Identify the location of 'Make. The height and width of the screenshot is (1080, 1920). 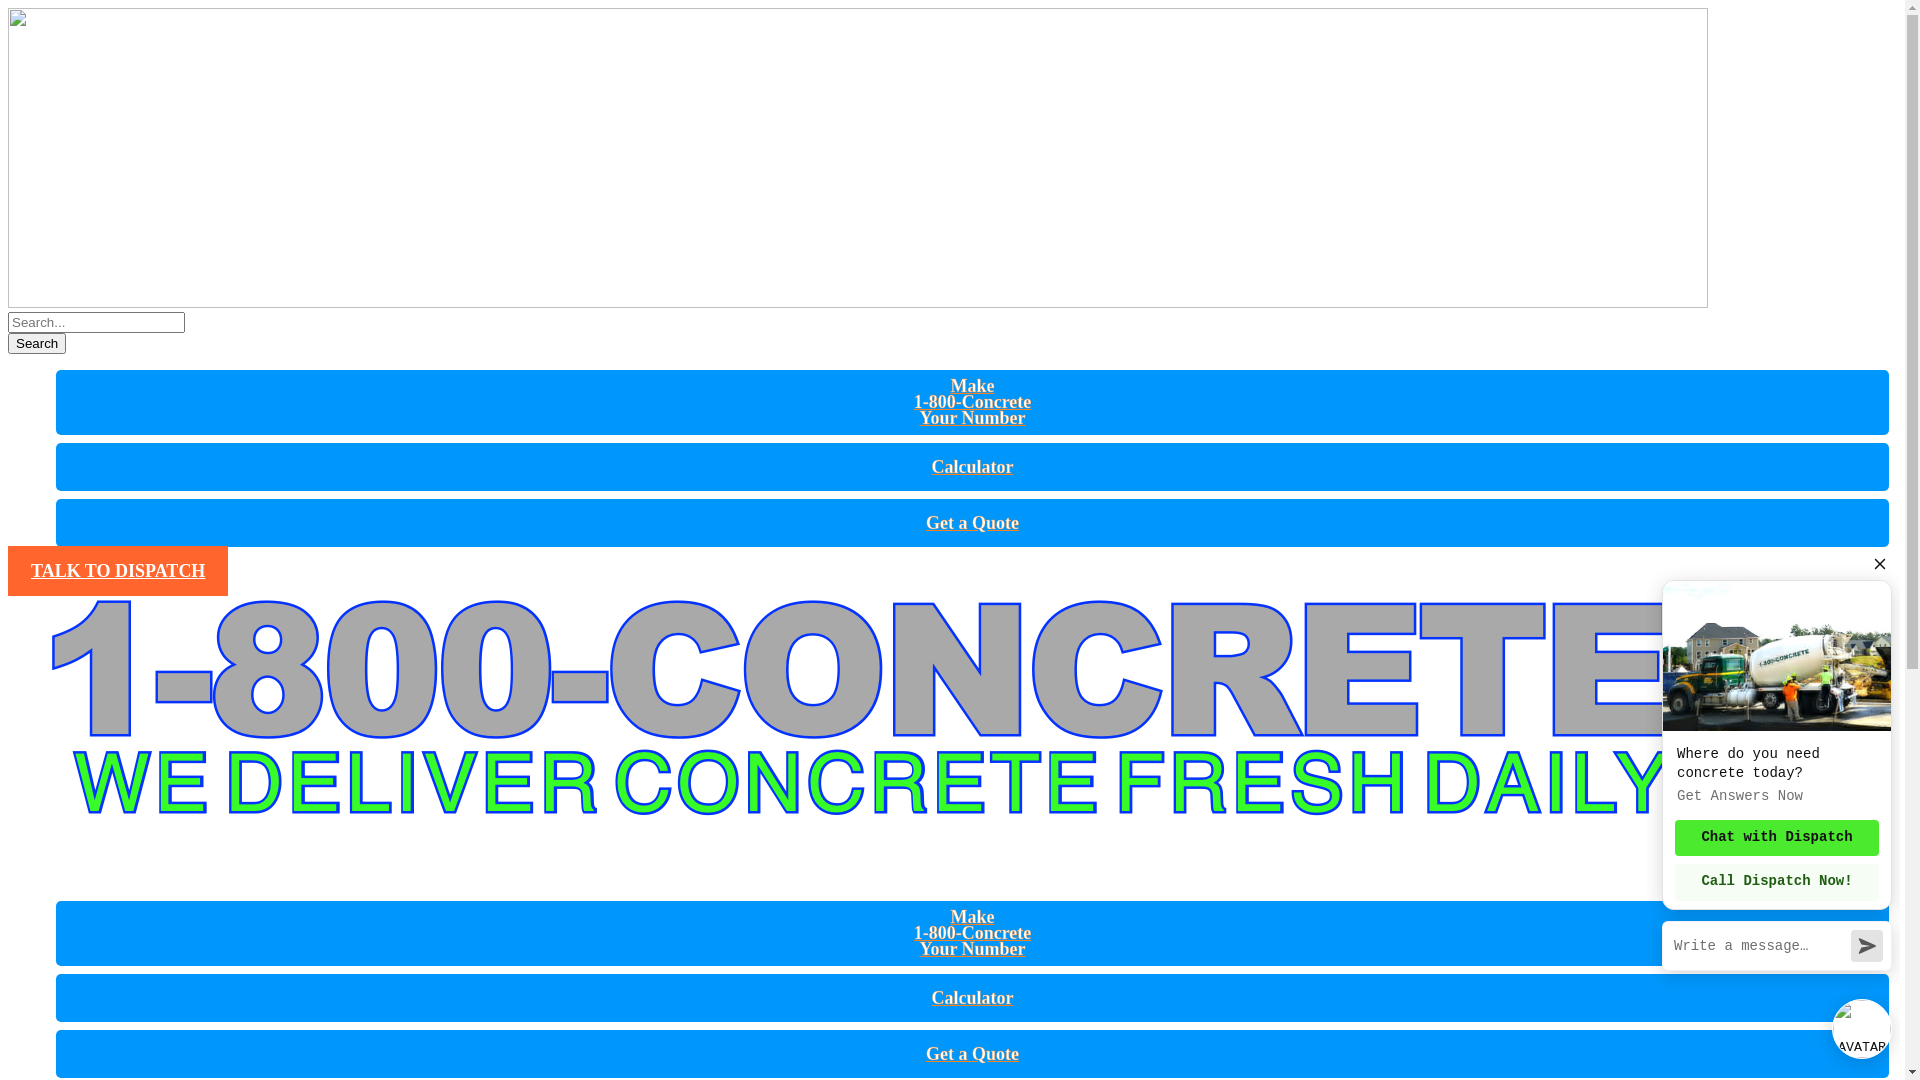
(973, 401).